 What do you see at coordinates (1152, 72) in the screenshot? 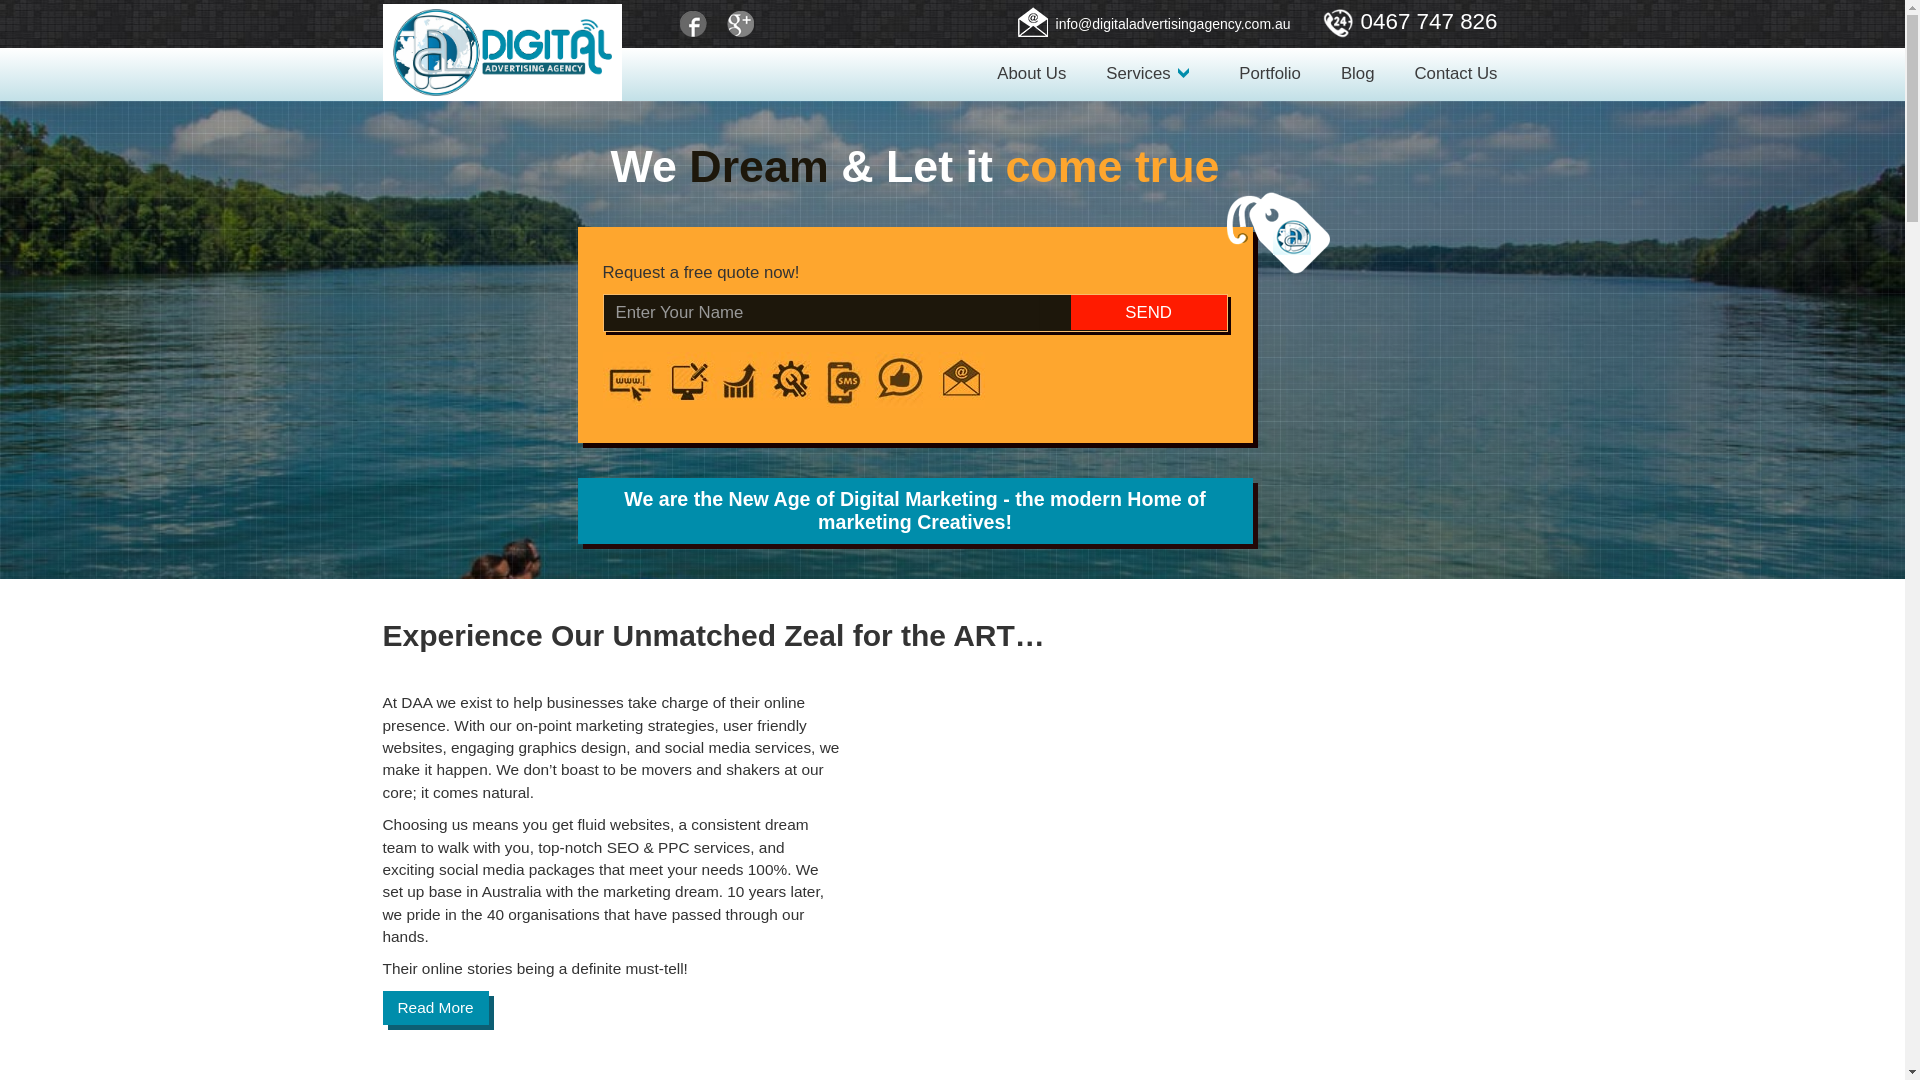
I see `'Services'` at bounding box center [1152, 72].